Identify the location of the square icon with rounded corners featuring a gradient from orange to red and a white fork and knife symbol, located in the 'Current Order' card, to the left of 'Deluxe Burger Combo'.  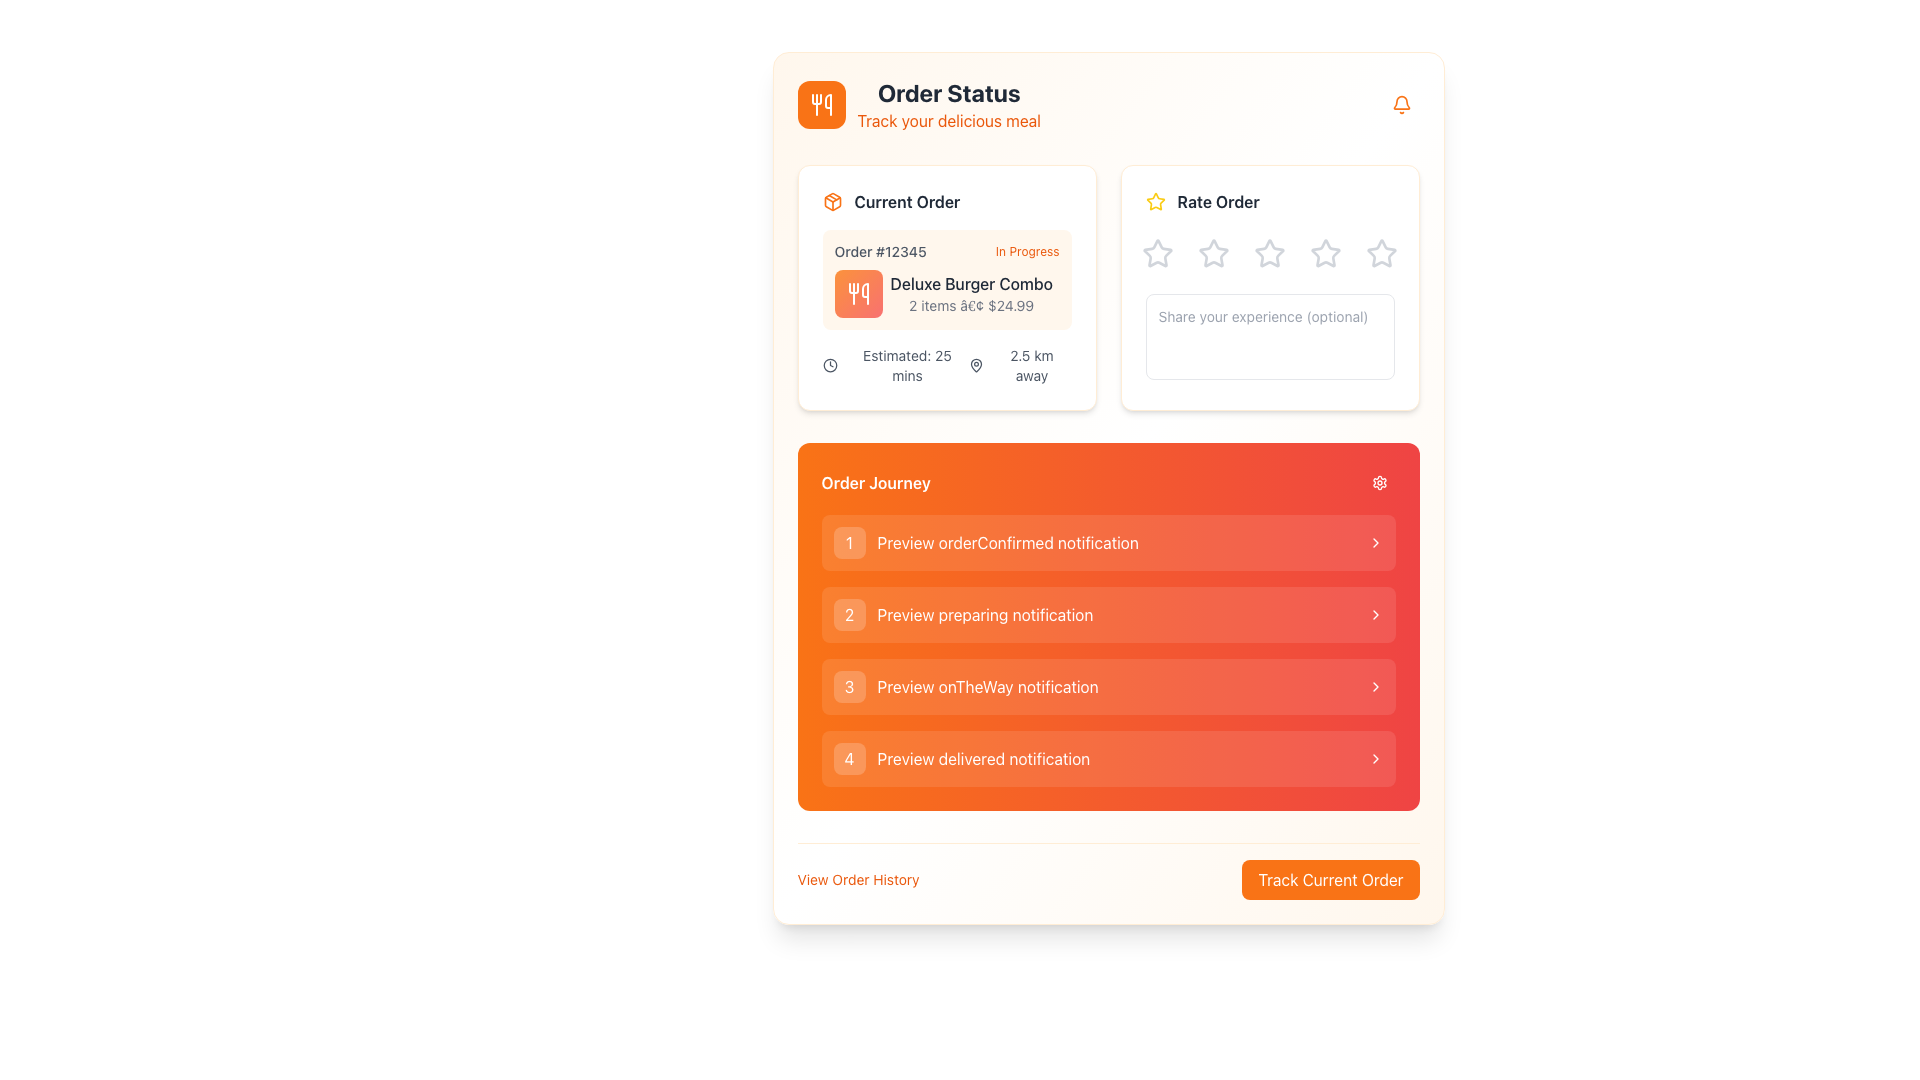
(858, 293).